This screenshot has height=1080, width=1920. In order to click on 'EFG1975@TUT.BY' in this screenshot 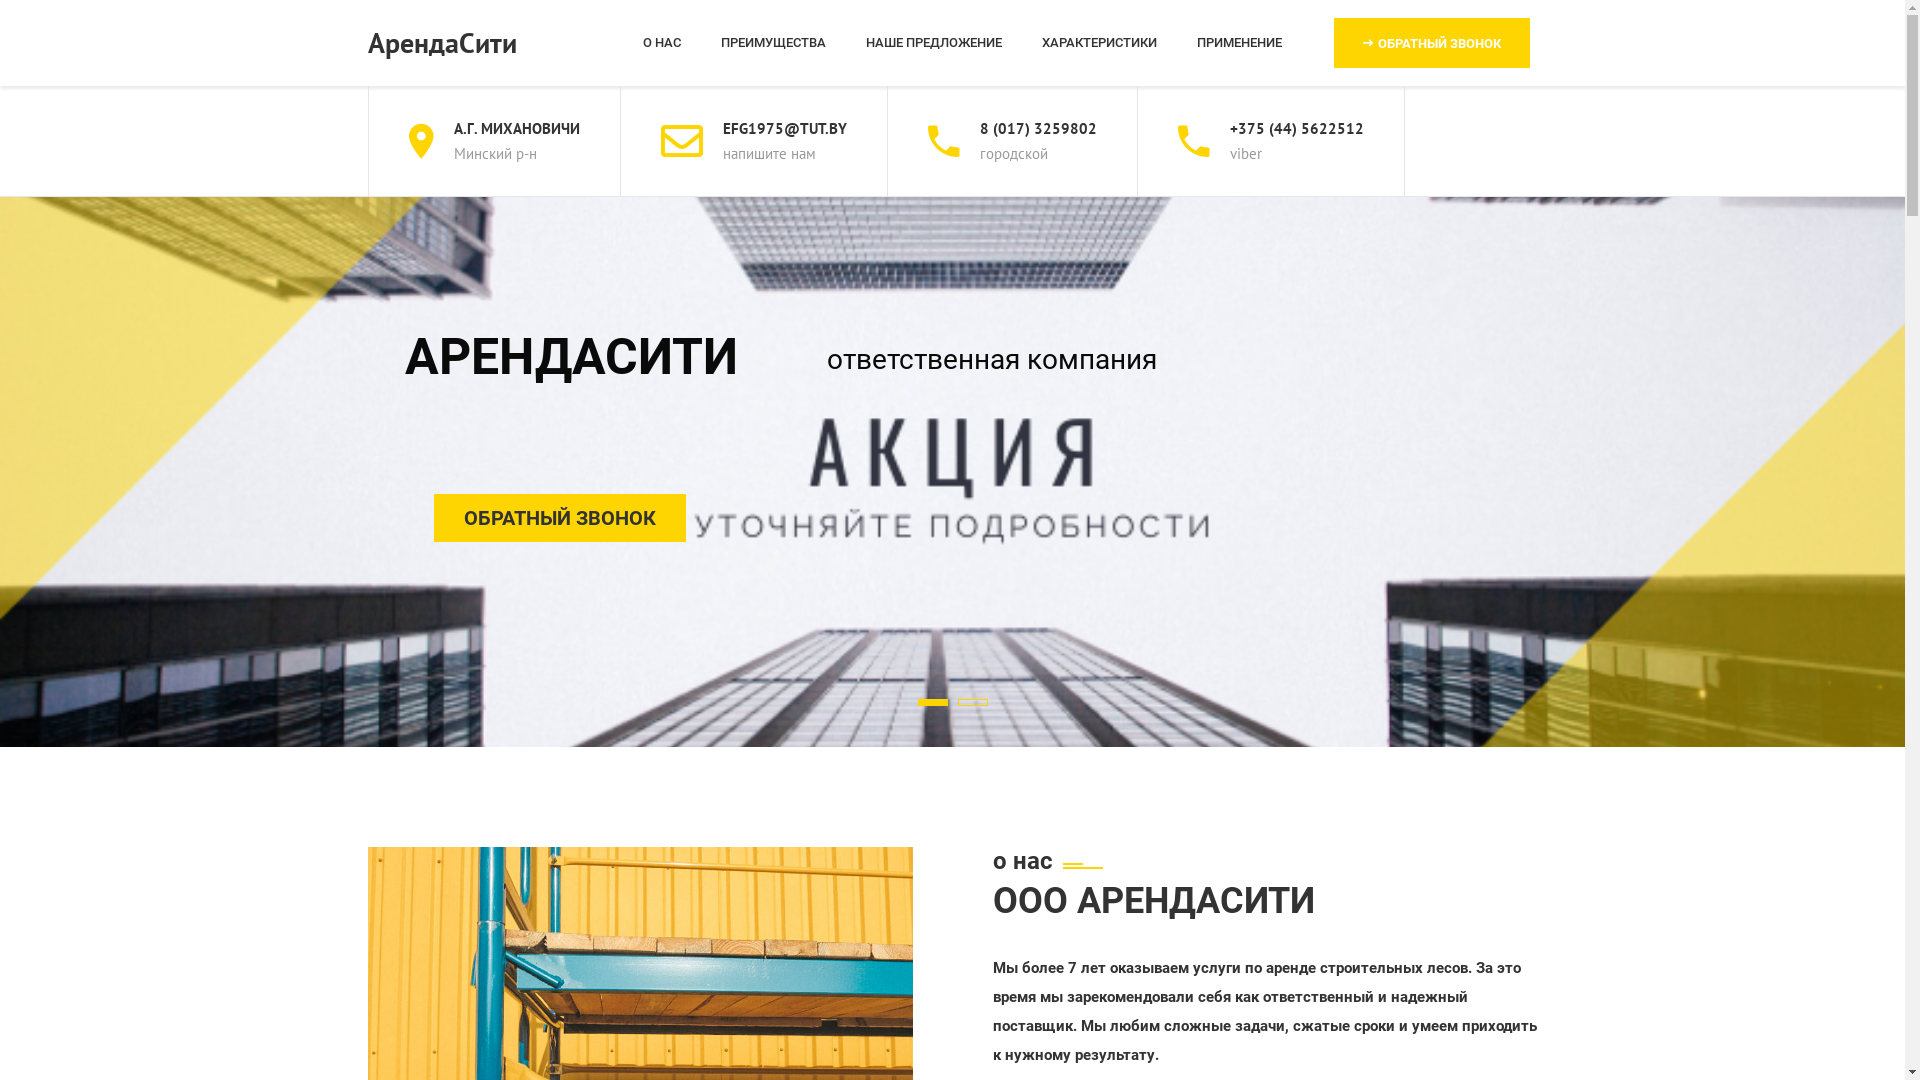, I will do `click(782, 128)`.